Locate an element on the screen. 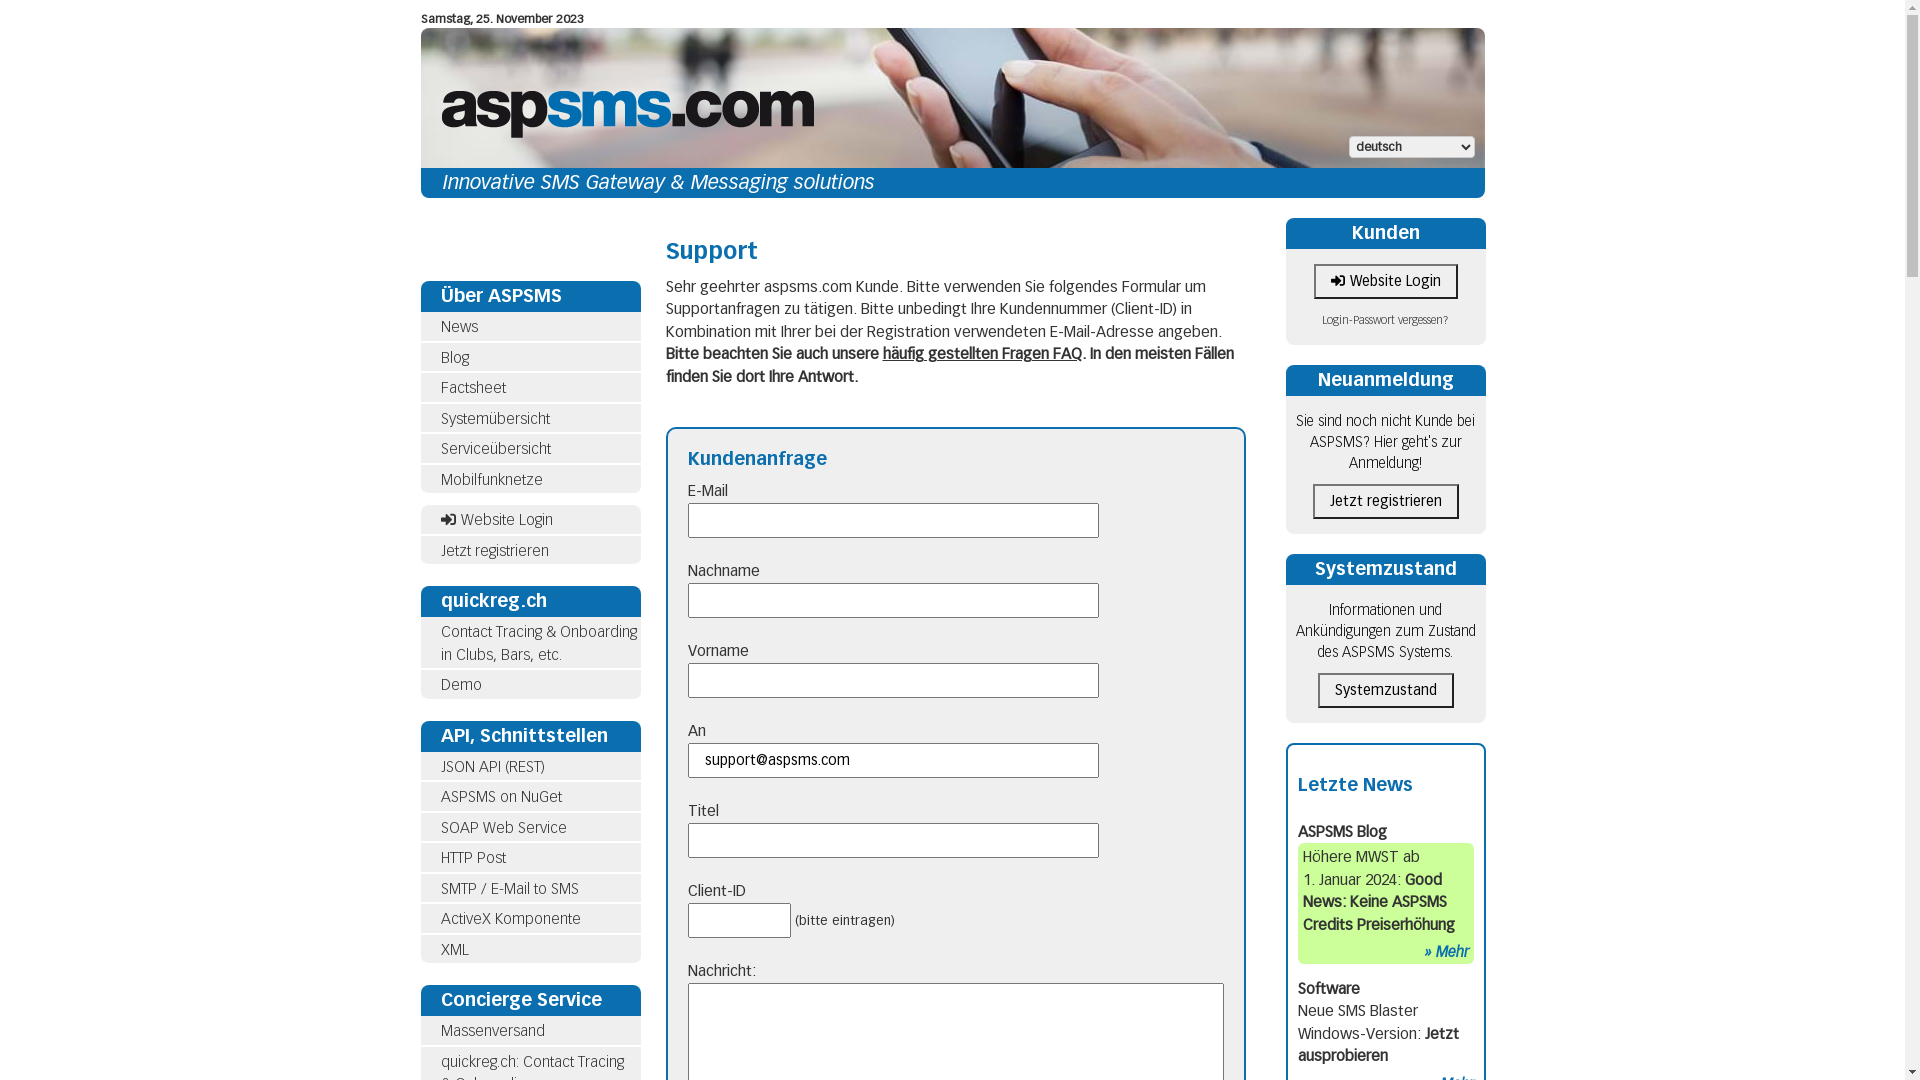 The image size is (1920, 1080). 'Systemzustand' is located at coordinates (1385, 689).